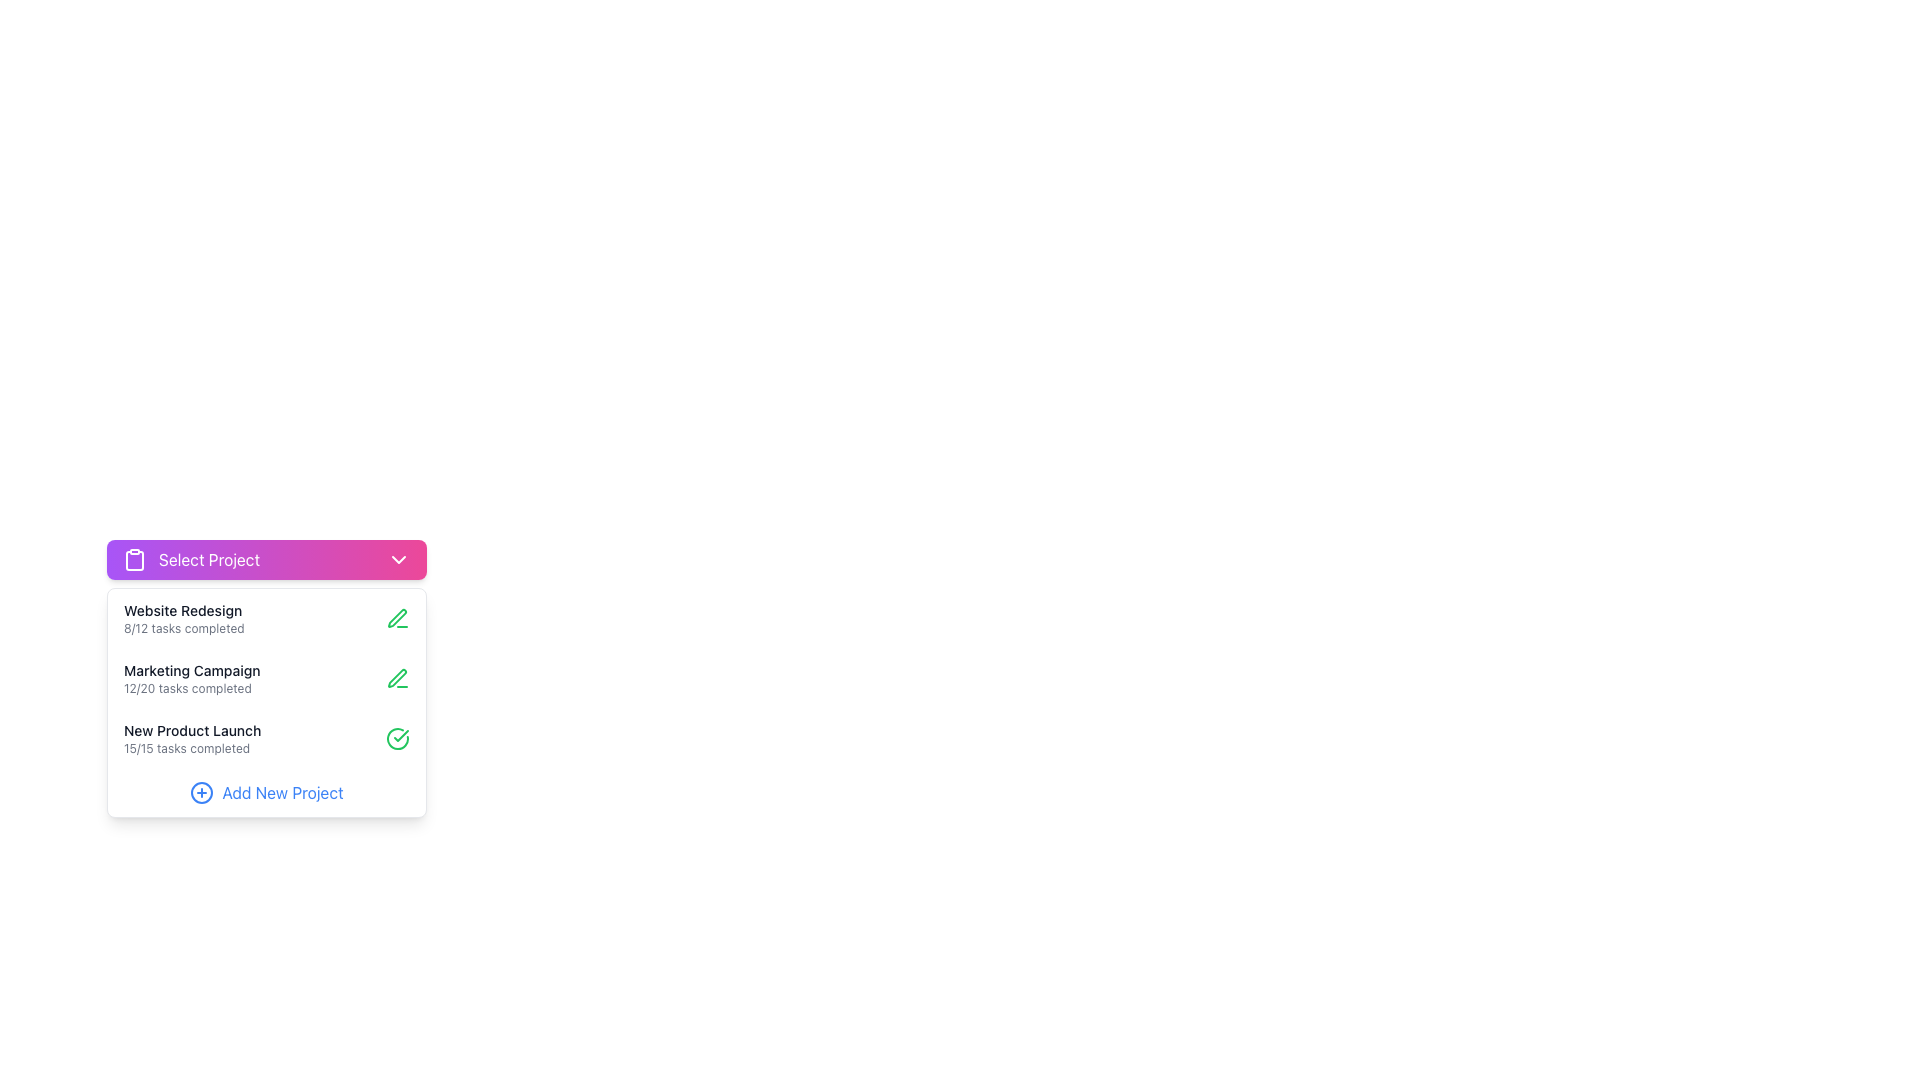  I want to click on displayed text of the Display Label showing 'Marketing Campaign' and '12/20 tasks completed', located in the second row of the project tasks list, so click(192, 677).